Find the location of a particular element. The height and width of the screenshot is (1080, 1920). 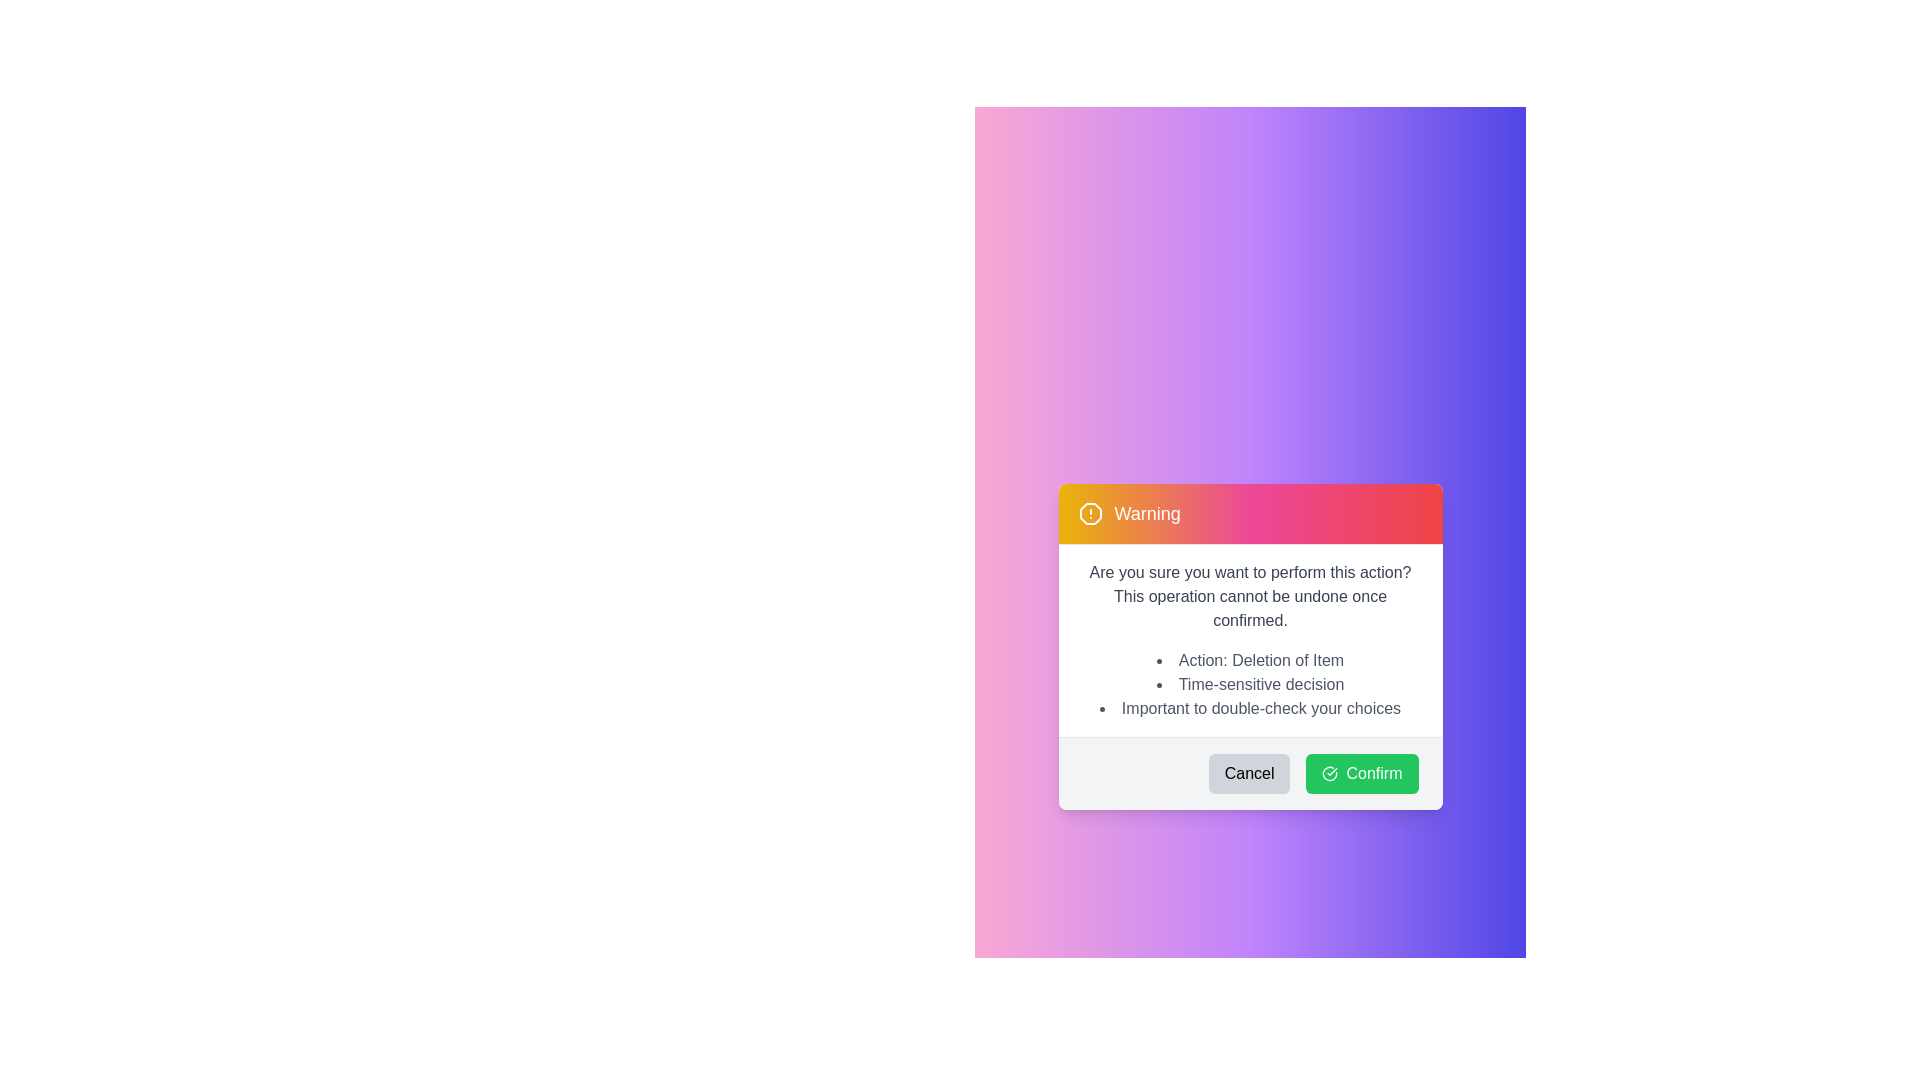

the first static list item labeled 'Action: Deletion of Item', which is styled in dark gray on a white background, located beneath the yellow header 'Warning' in the modal dialog is located at coordinates (1249, 660).